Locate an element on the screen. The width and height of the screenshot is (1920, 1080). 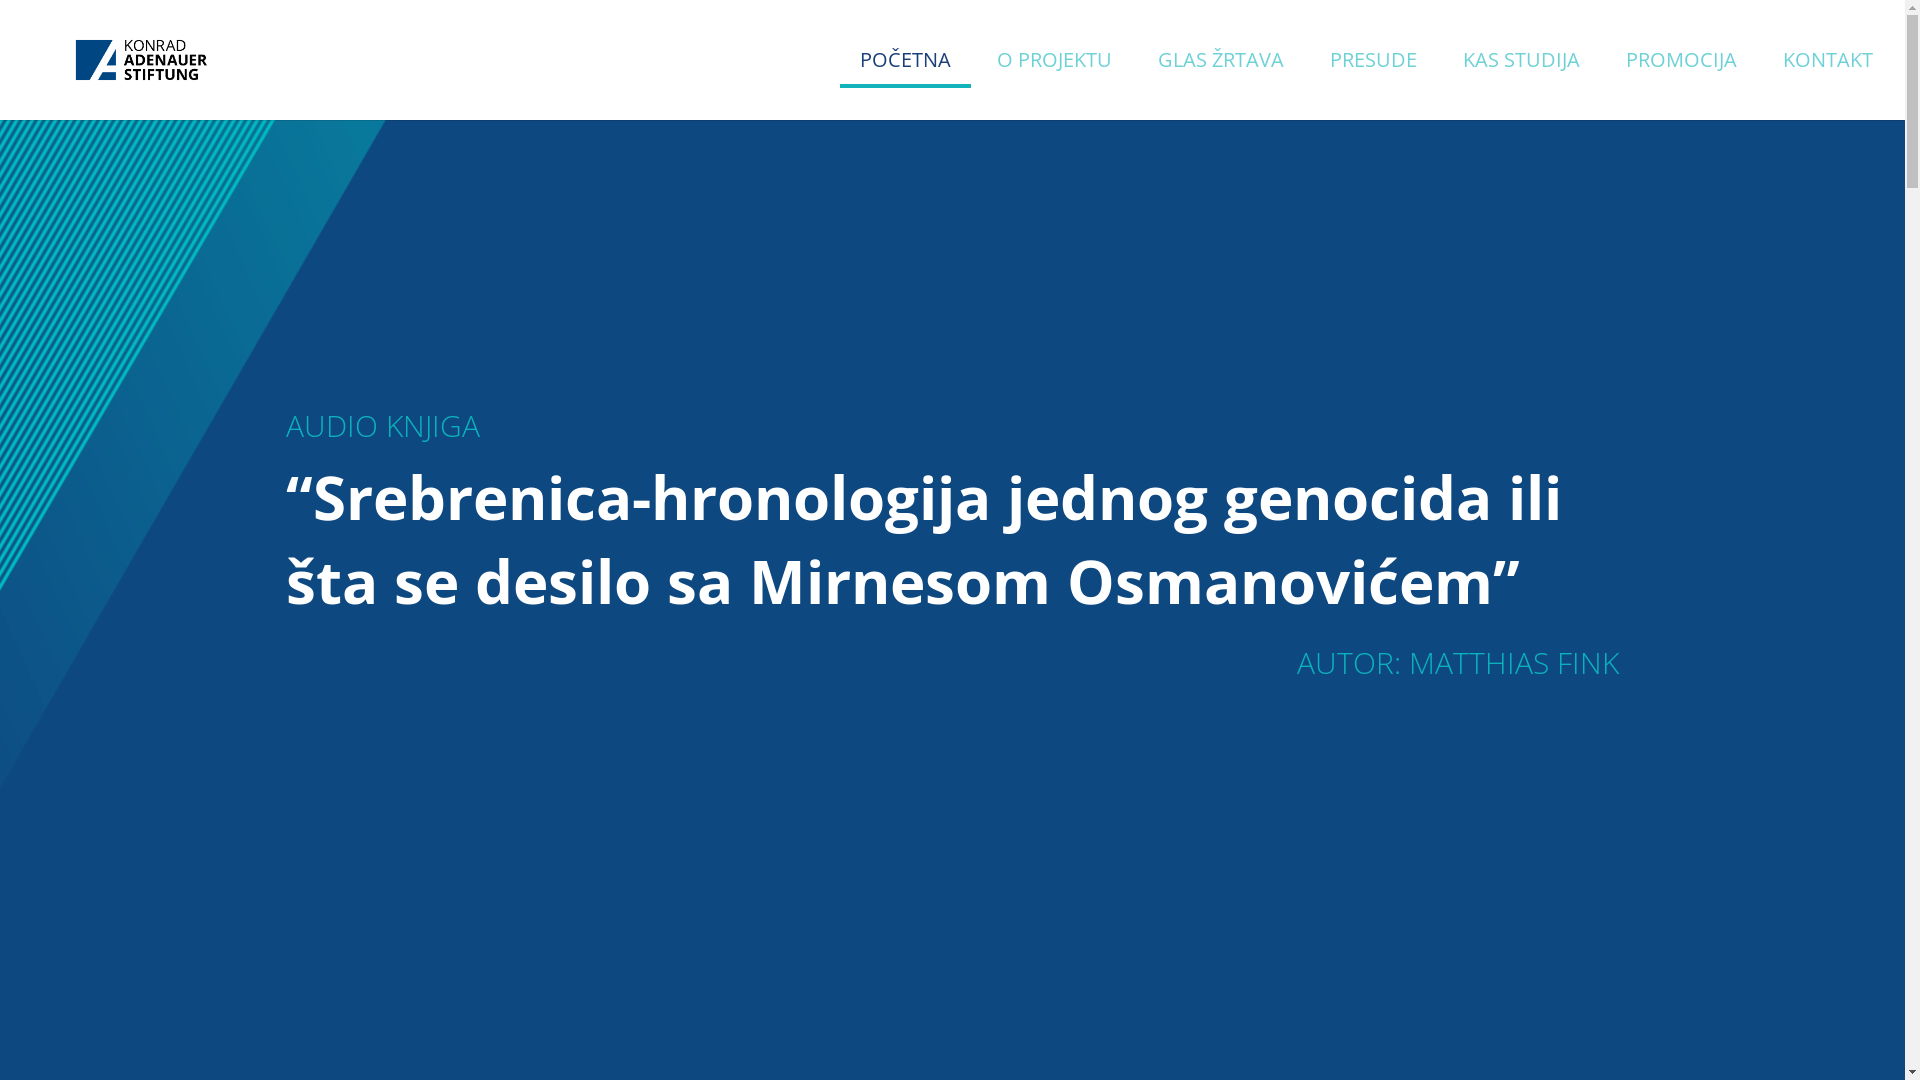
'PRESUDE' is located at coordinates (1329, 85).